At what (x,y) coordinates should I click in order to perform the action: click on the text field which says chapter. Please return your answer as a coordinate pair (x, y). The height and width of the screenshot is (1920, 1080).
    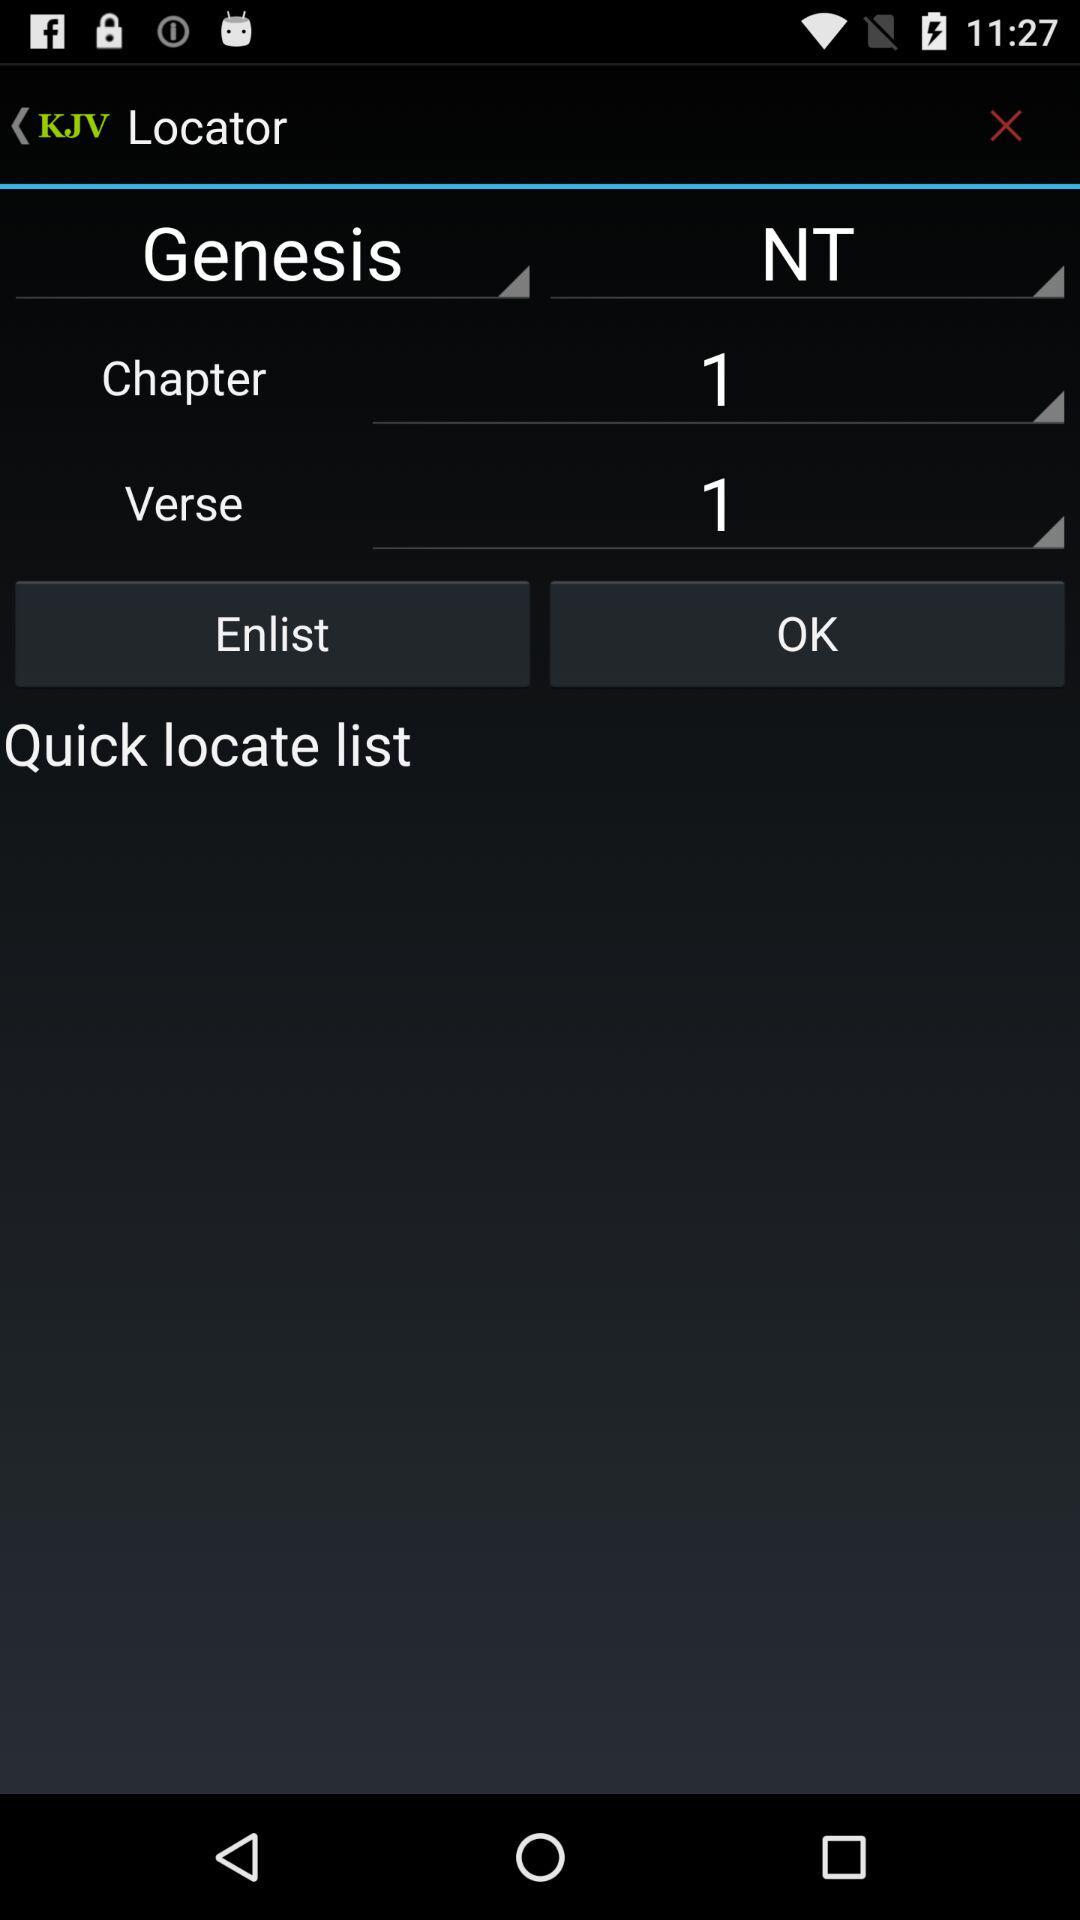
    Looking at the image, I should click on (717, 377).